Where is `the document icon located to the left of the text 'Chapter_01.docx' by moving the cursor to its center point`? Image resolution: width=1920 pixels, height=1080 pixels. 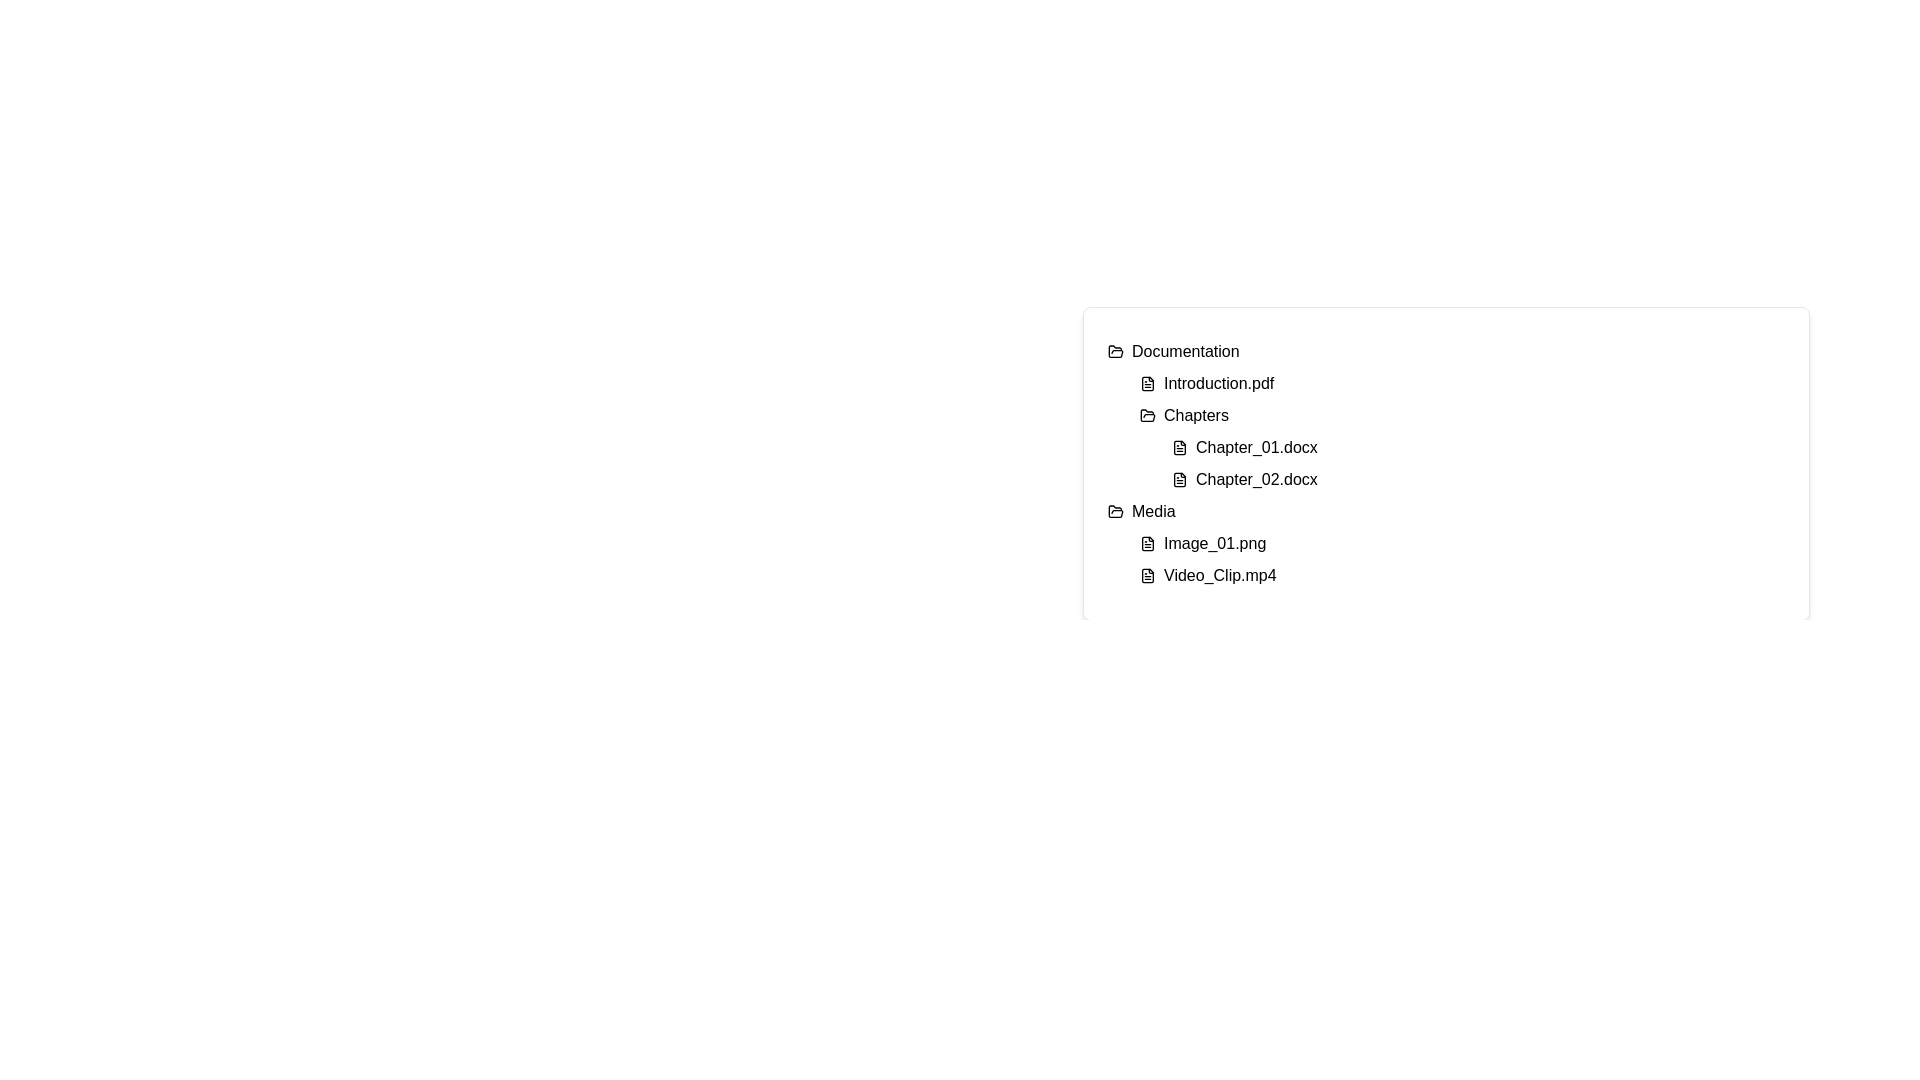 the document icon located to the left of the text 'Chapter_01.docx' by moving the cursor to its center point is located at coordinates (1180, 446).